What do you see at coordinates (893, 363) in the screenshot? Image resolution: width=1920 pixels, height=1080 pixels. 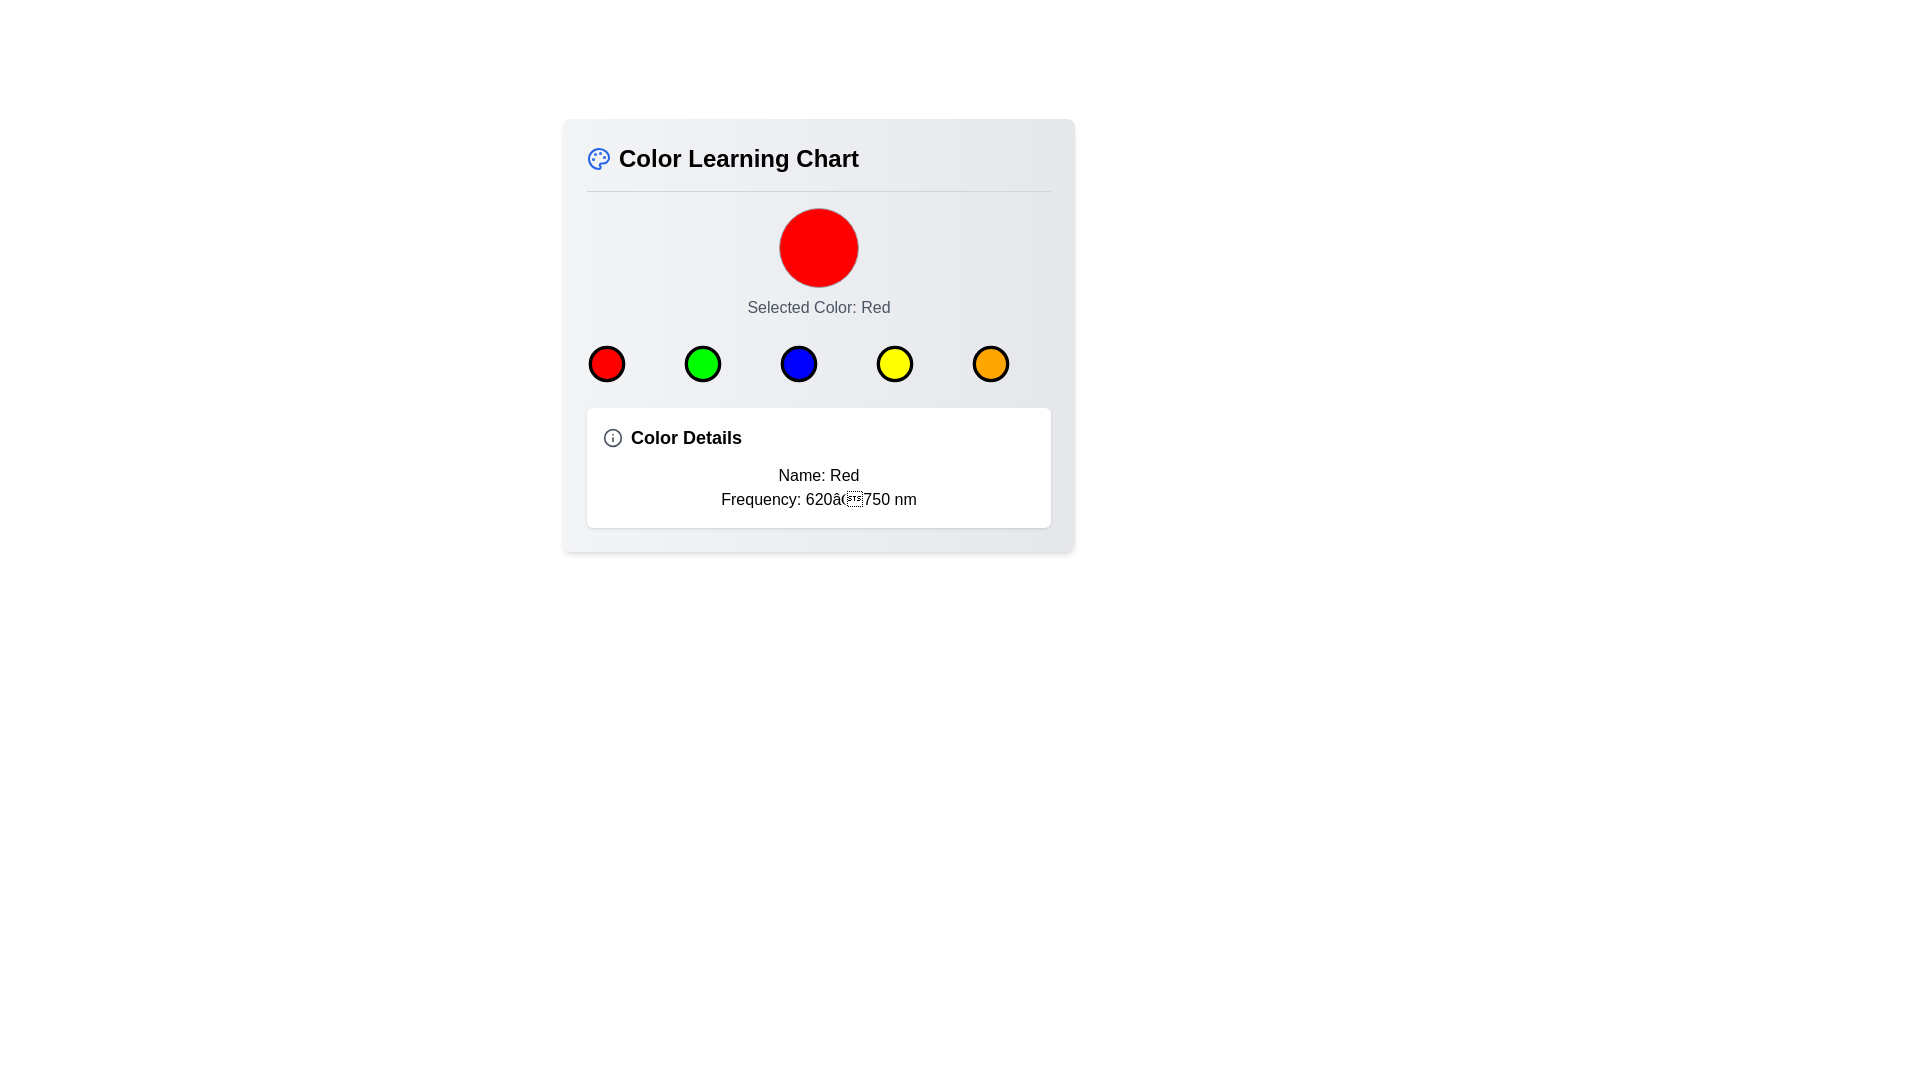 I see `the yellow circular color selector, which is the fourth circle in a sequence of five` at bounding box center [893, 363].